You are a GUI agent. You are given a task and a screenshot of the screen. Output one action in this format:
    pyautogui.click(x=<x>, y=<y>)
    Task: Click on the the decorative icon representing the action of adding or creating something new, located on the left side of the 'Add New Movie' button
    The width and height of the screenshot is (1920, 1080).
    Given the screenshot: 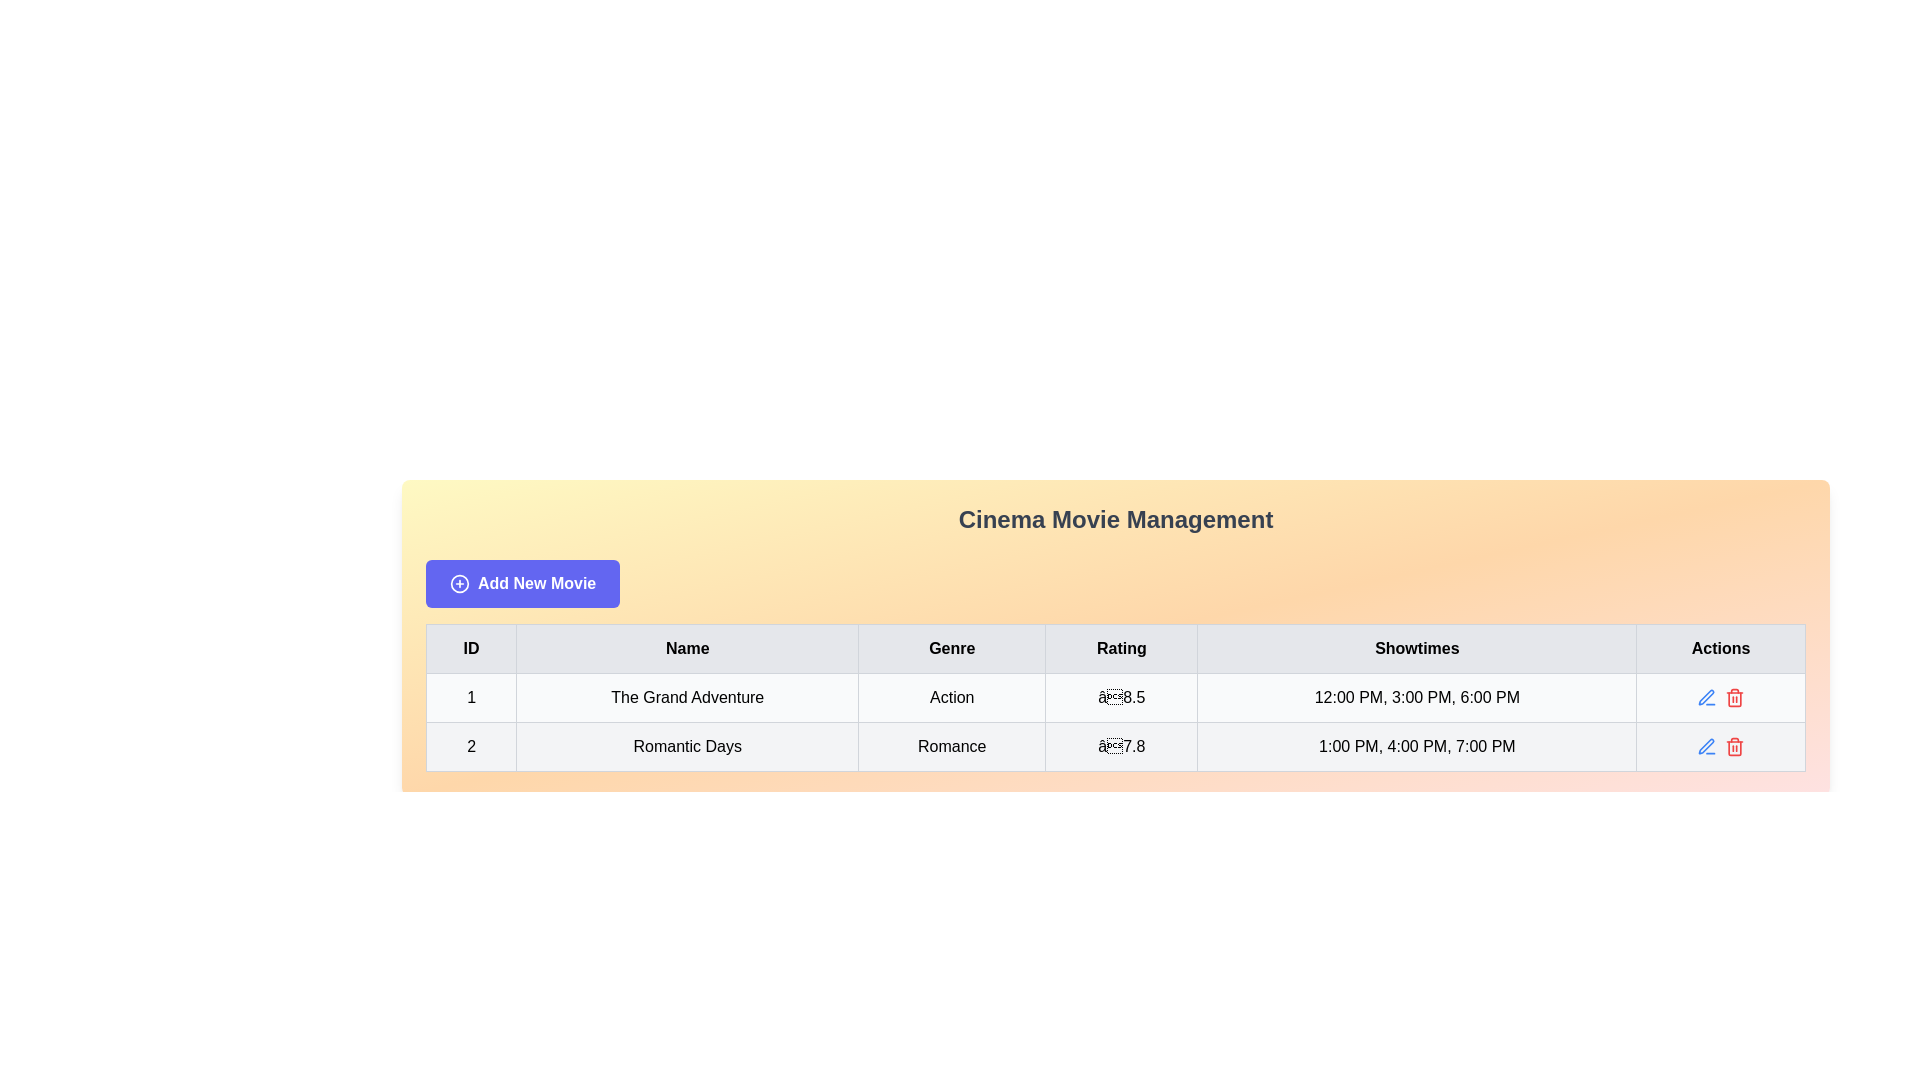 What is the action you would take?
    pyautogui.click(x=459, y=583)
    